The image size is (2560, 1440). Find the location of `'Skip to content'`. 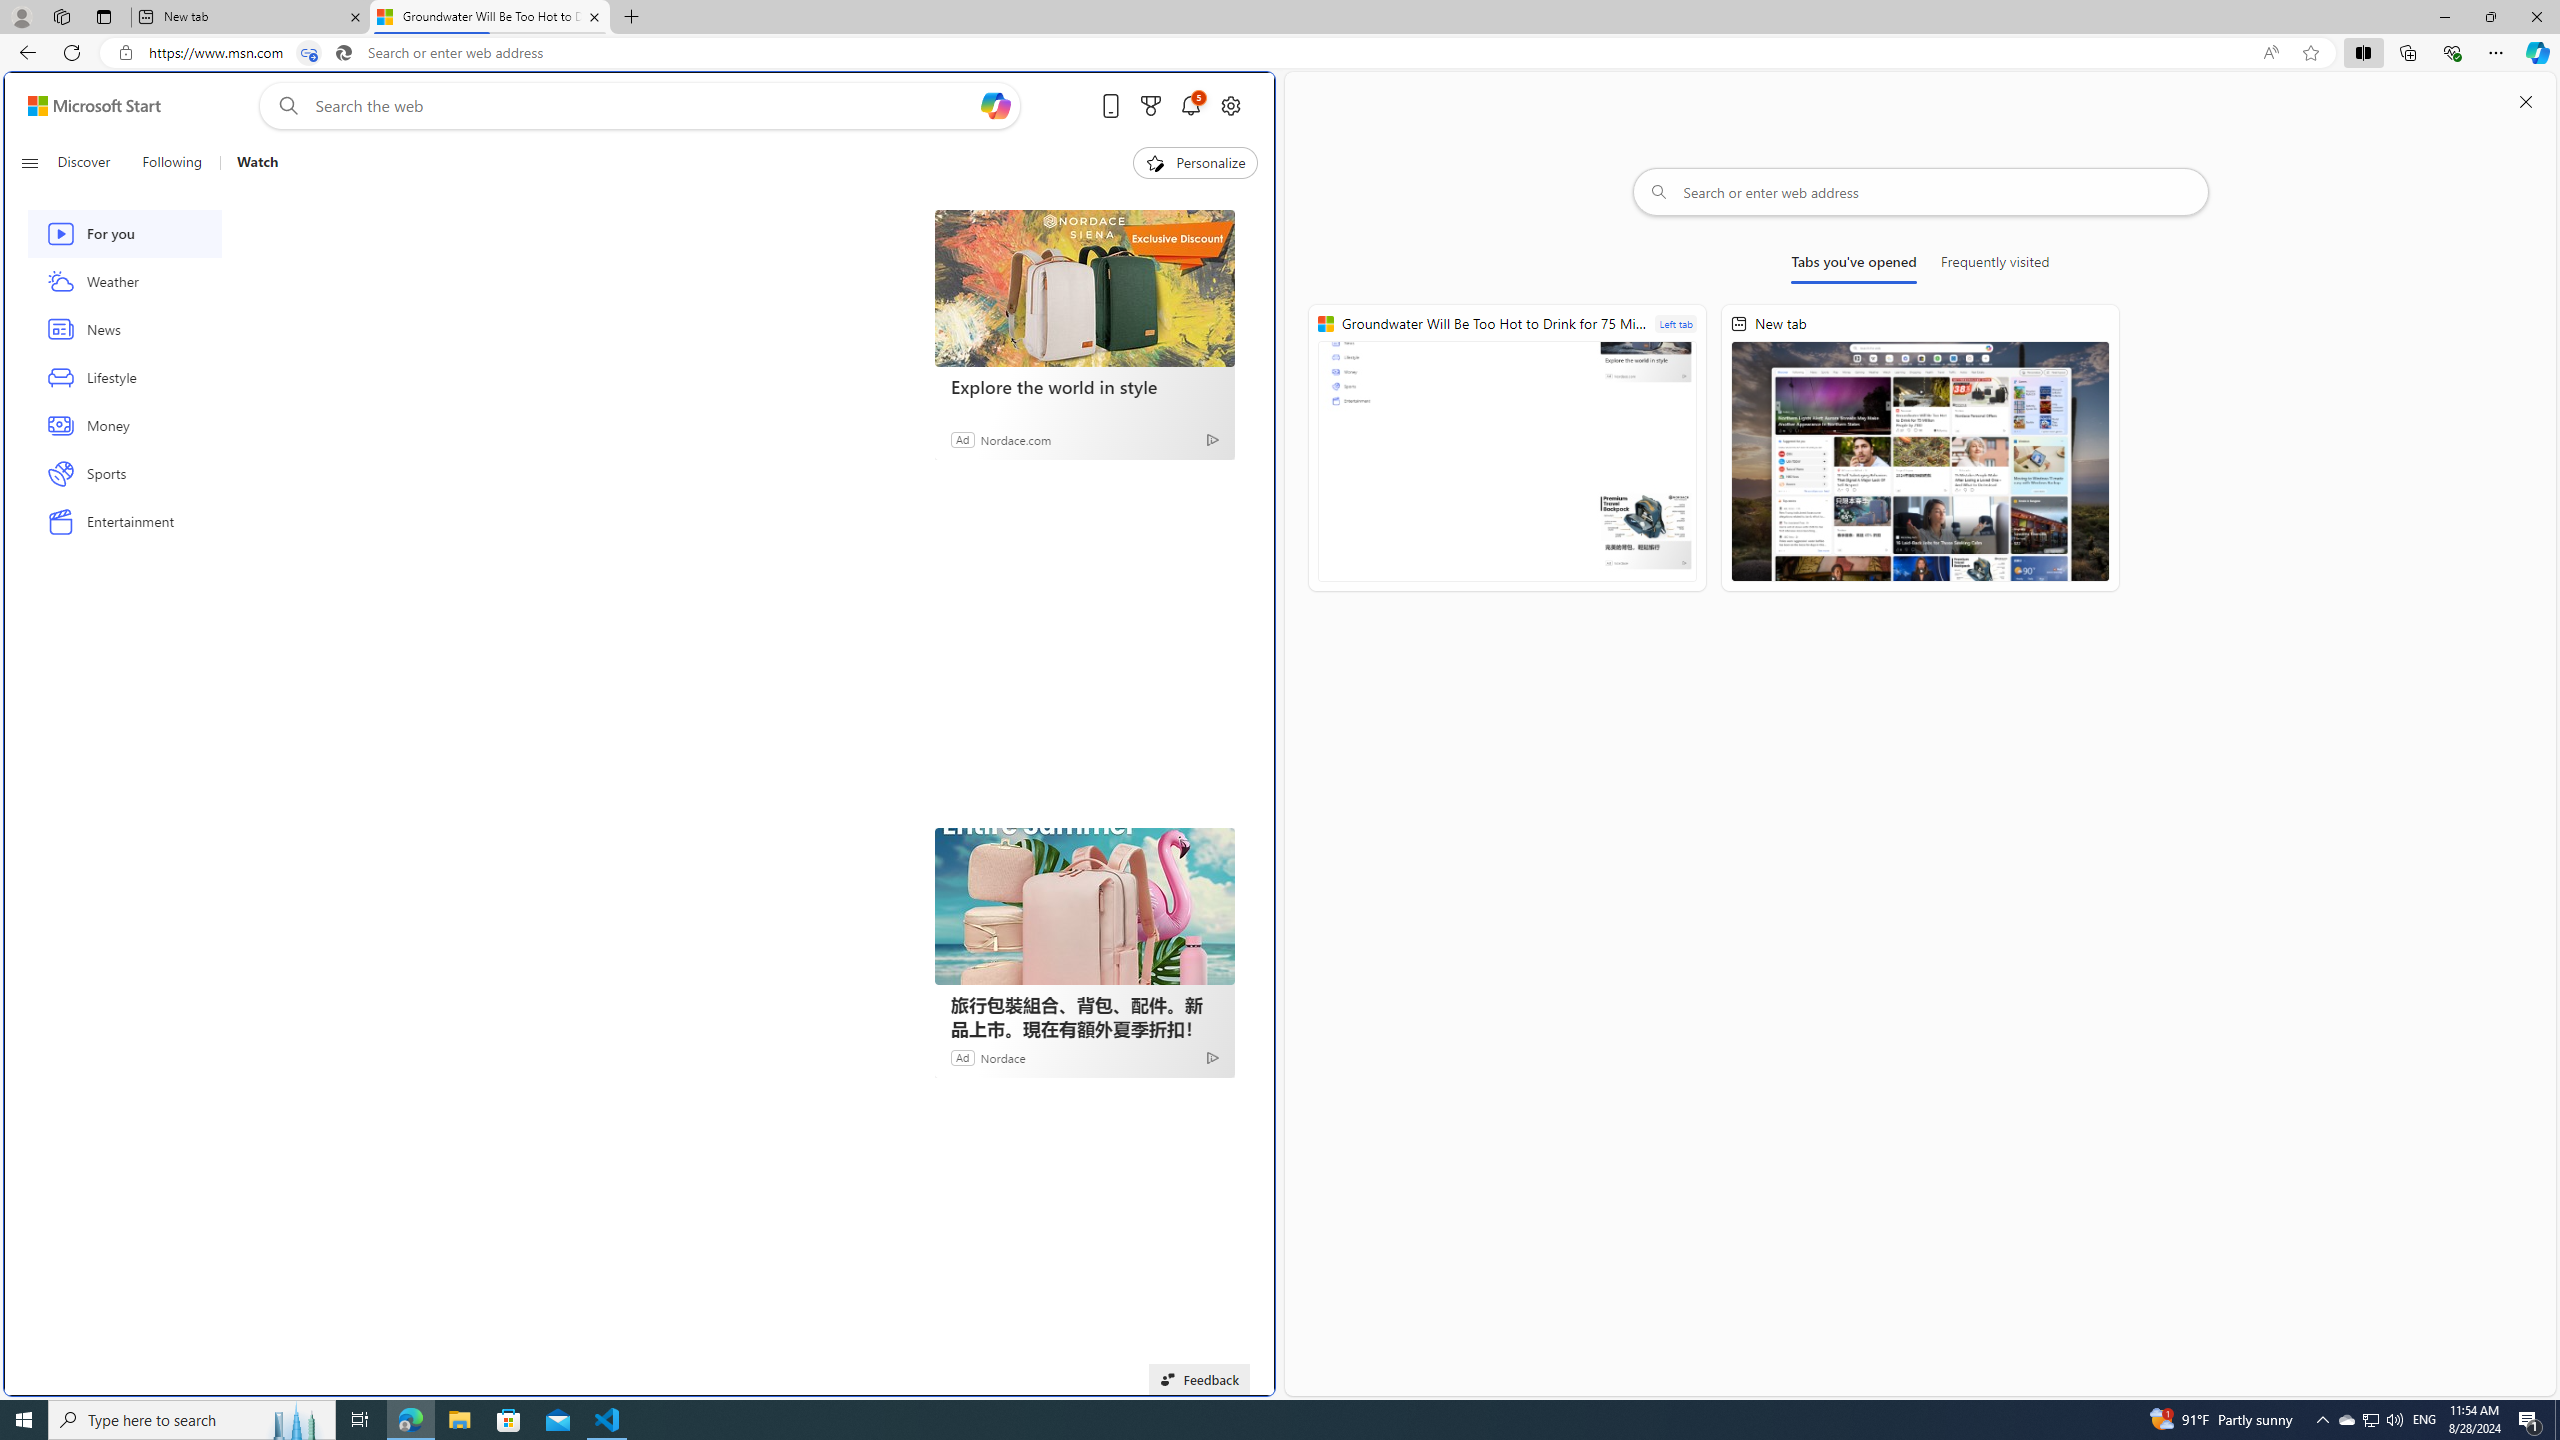

'Skip to content' is located at coordinates (86, 104).